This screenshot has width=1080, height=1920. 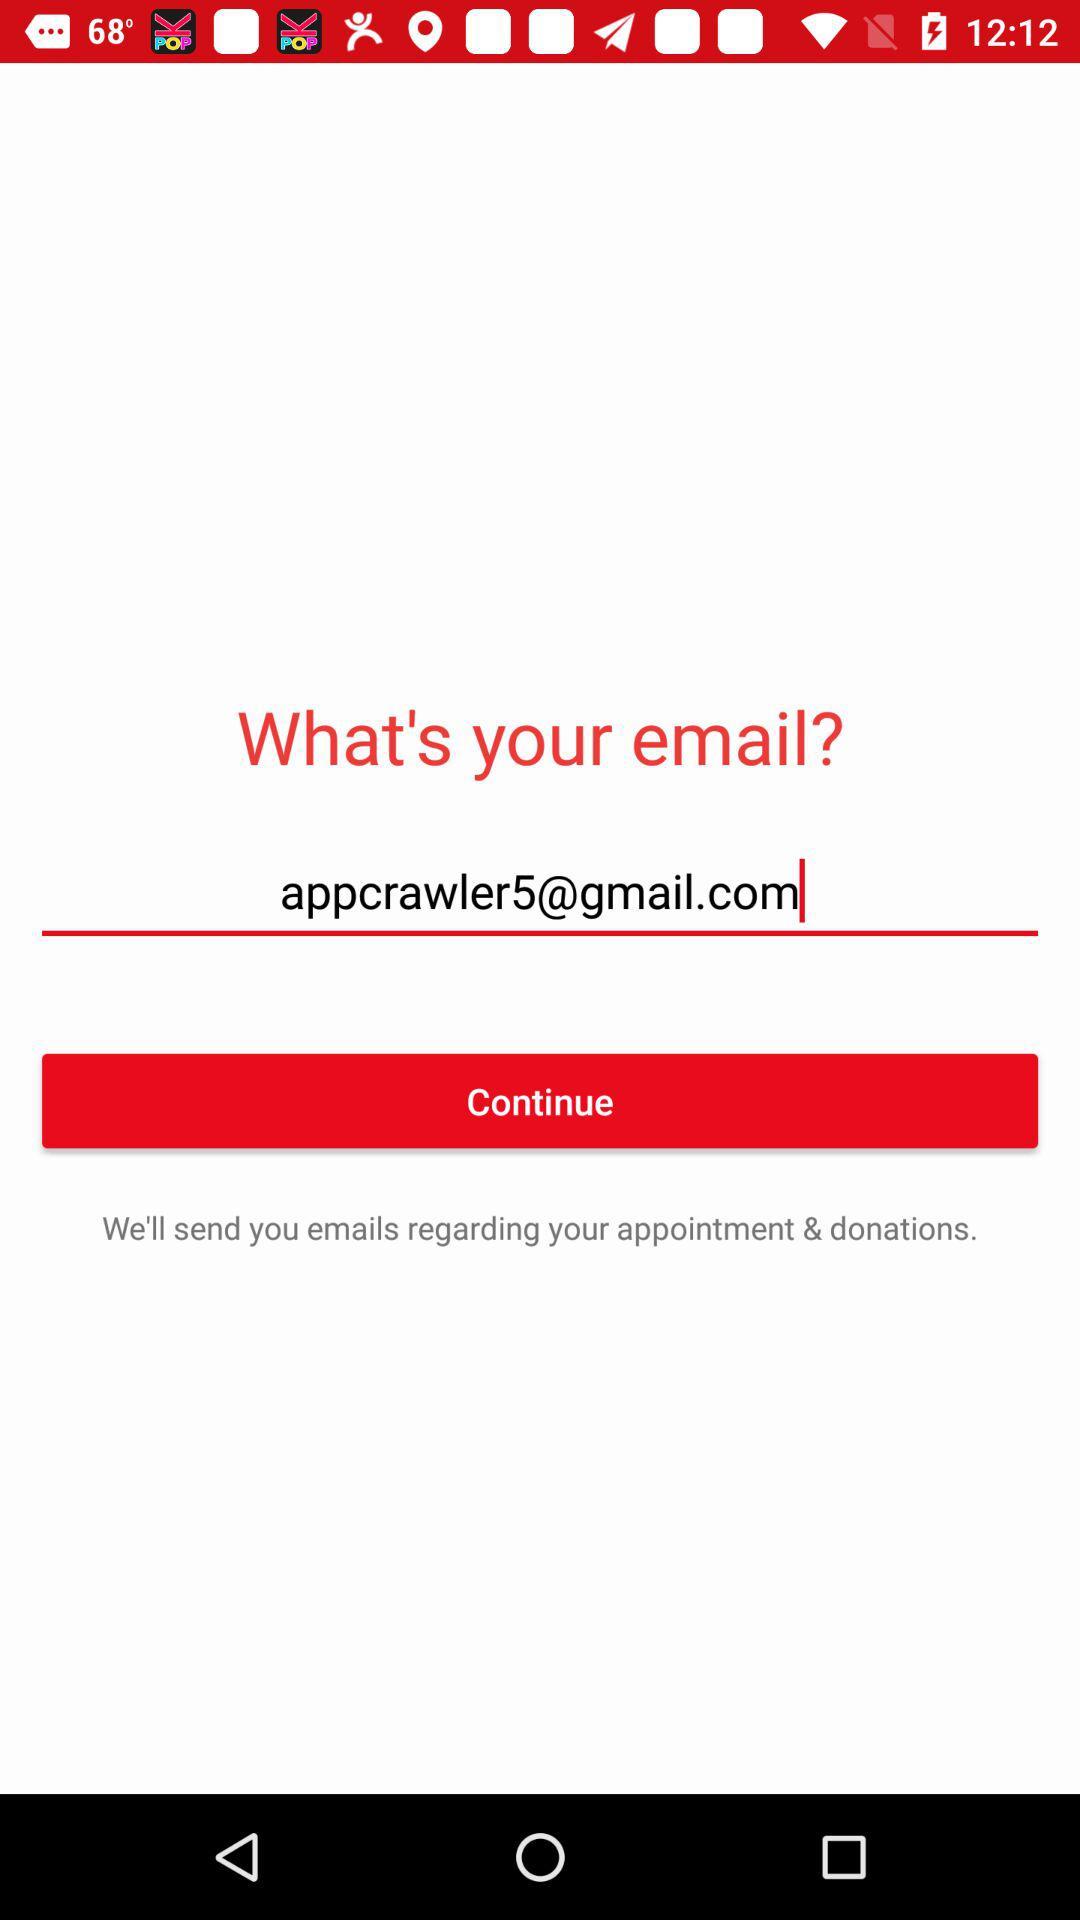 I want to click on the appcrawler5@gmail.com, so click(x=540, y=889).